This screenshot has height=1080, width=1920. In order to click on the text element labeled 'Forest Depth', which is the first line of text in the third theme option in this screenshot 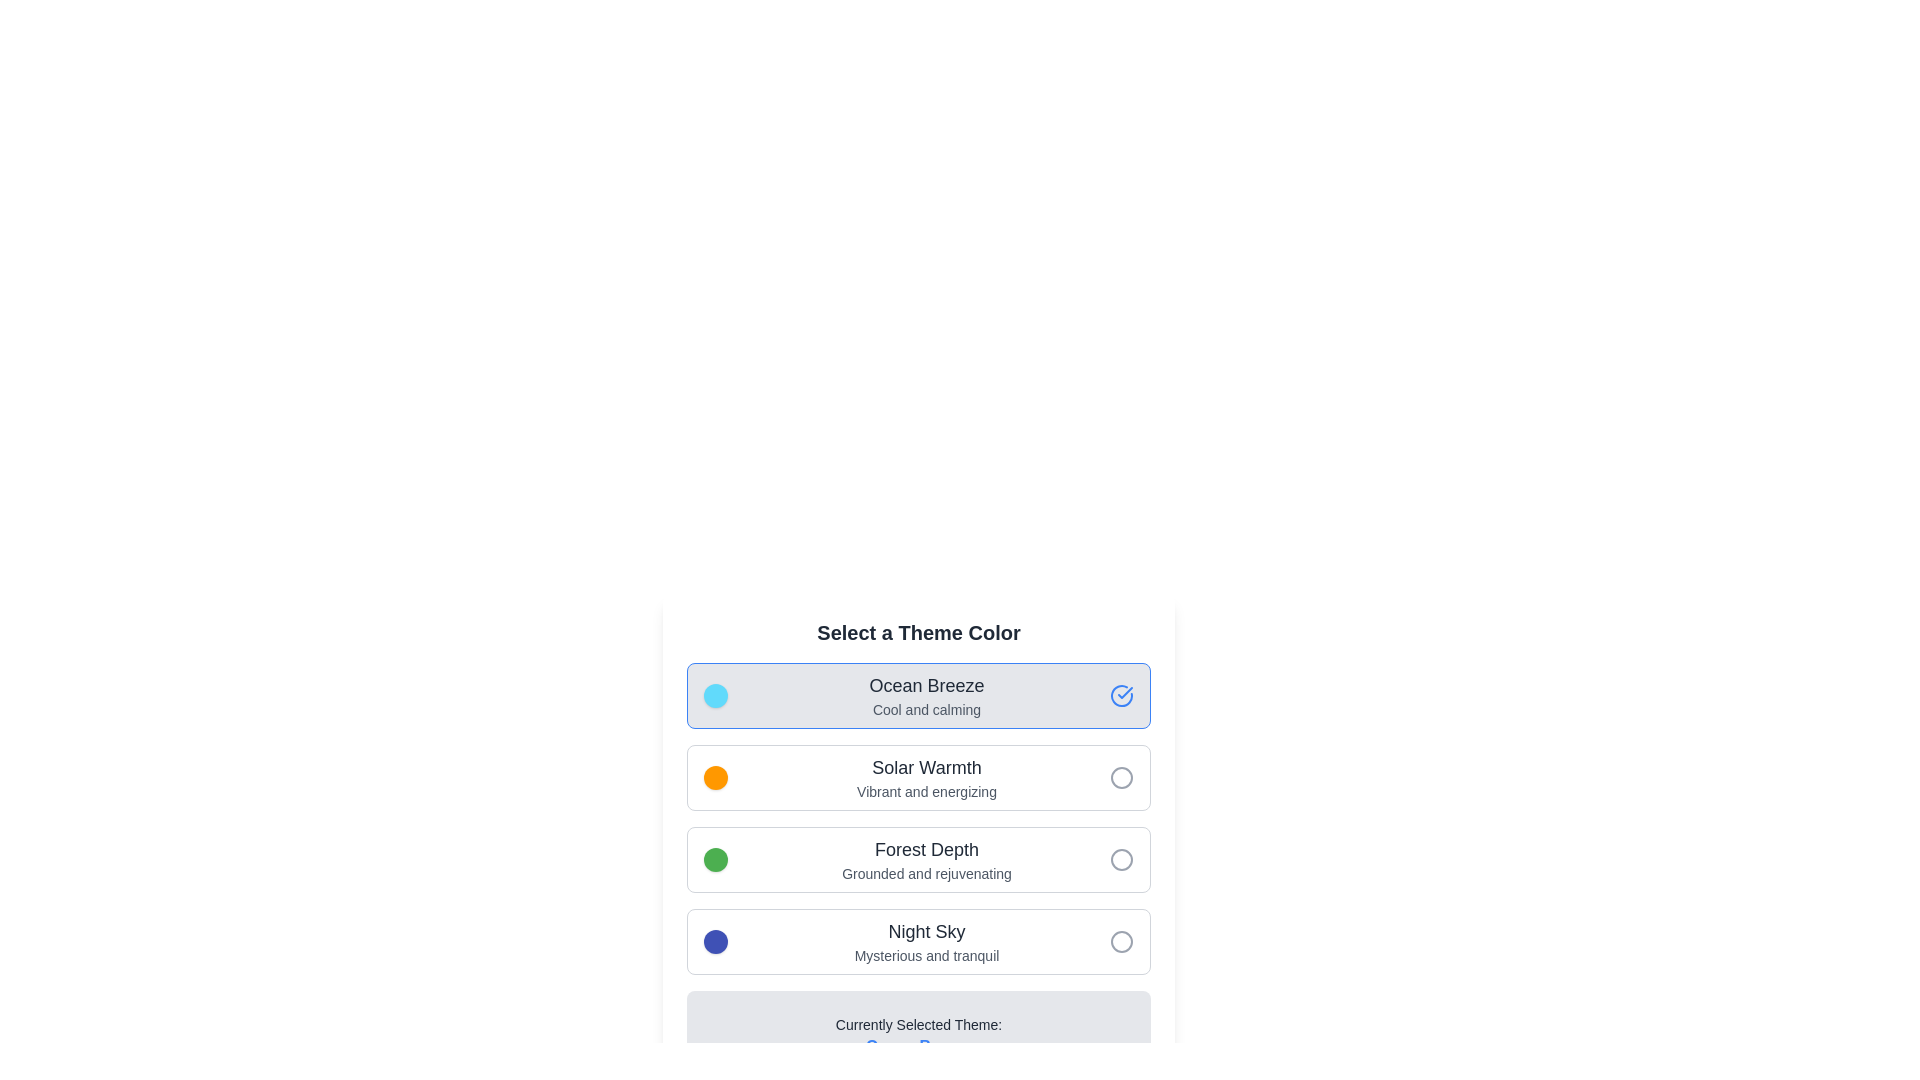, I will do `click(925, 849)`.